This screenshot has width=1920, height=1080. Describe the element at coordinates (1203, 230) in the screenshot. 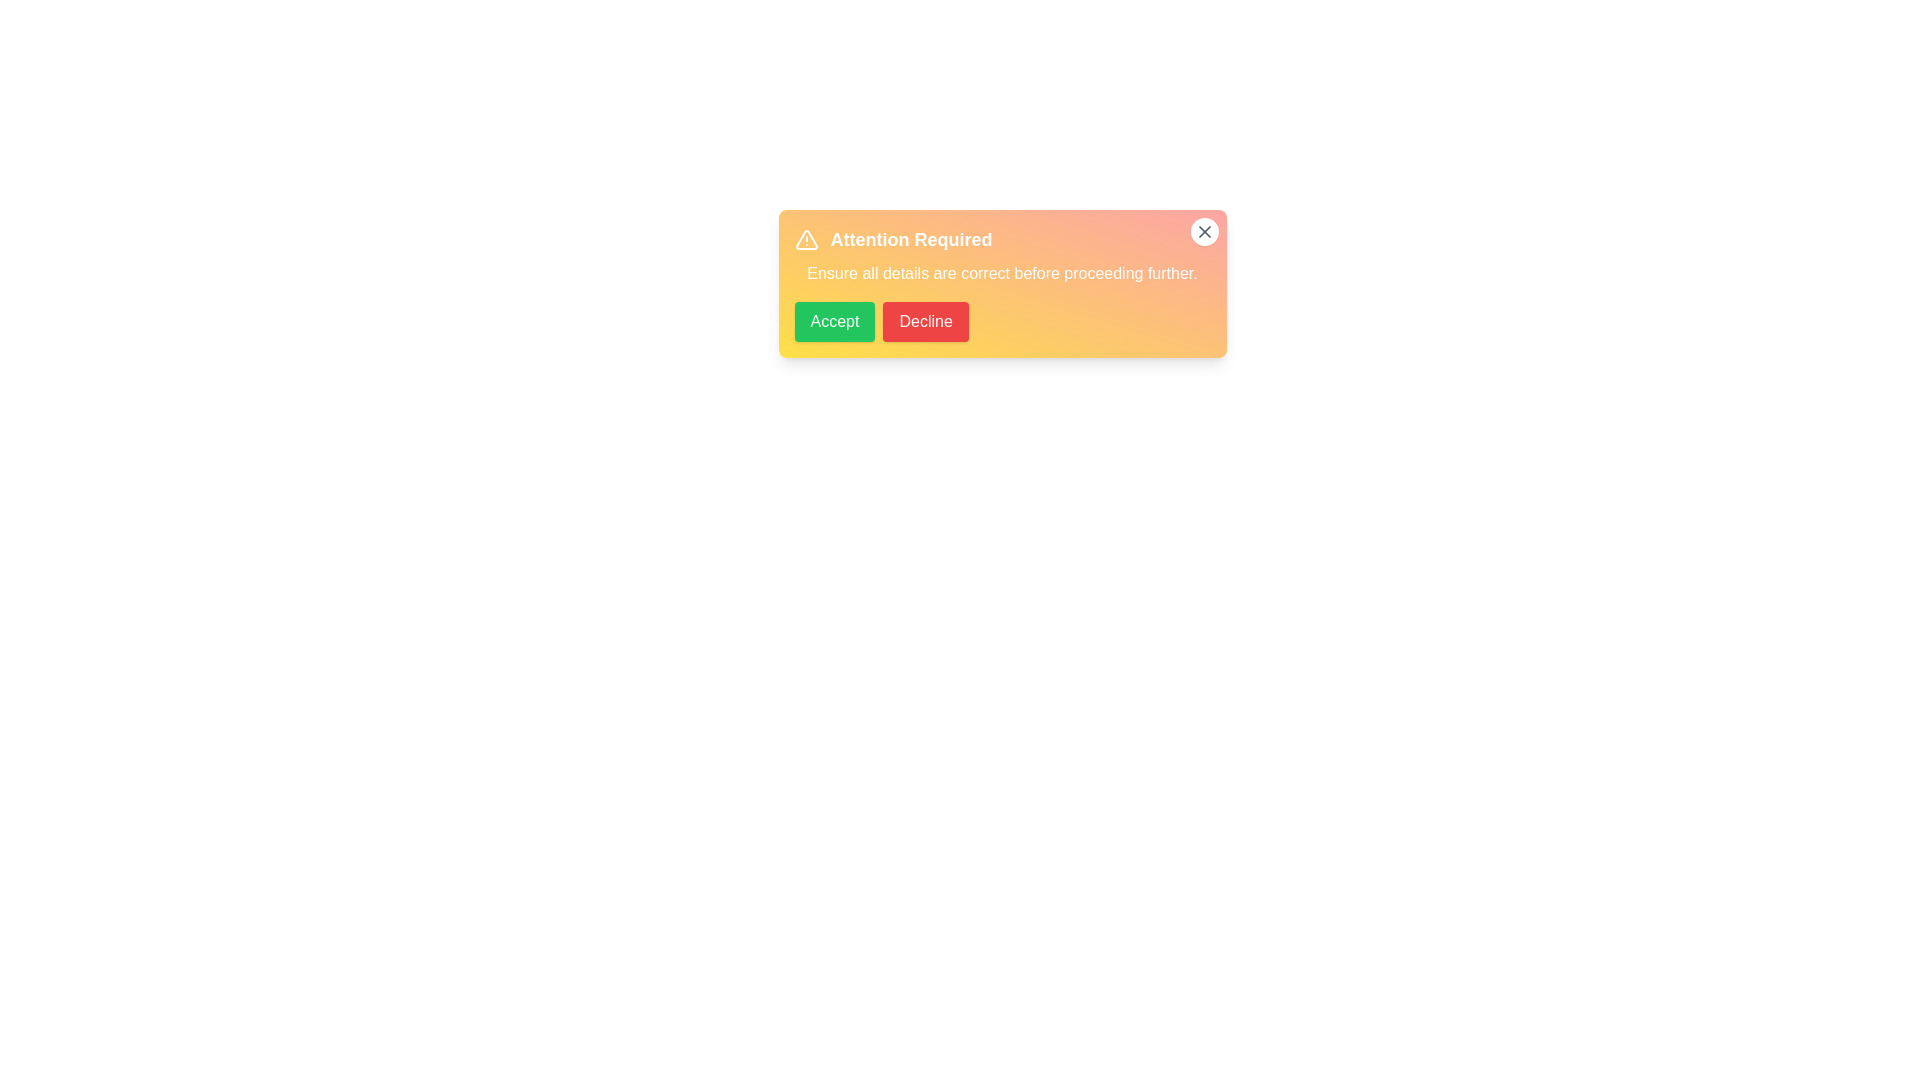

I see `the close button at the top-right corner of the notification alert` at that location.